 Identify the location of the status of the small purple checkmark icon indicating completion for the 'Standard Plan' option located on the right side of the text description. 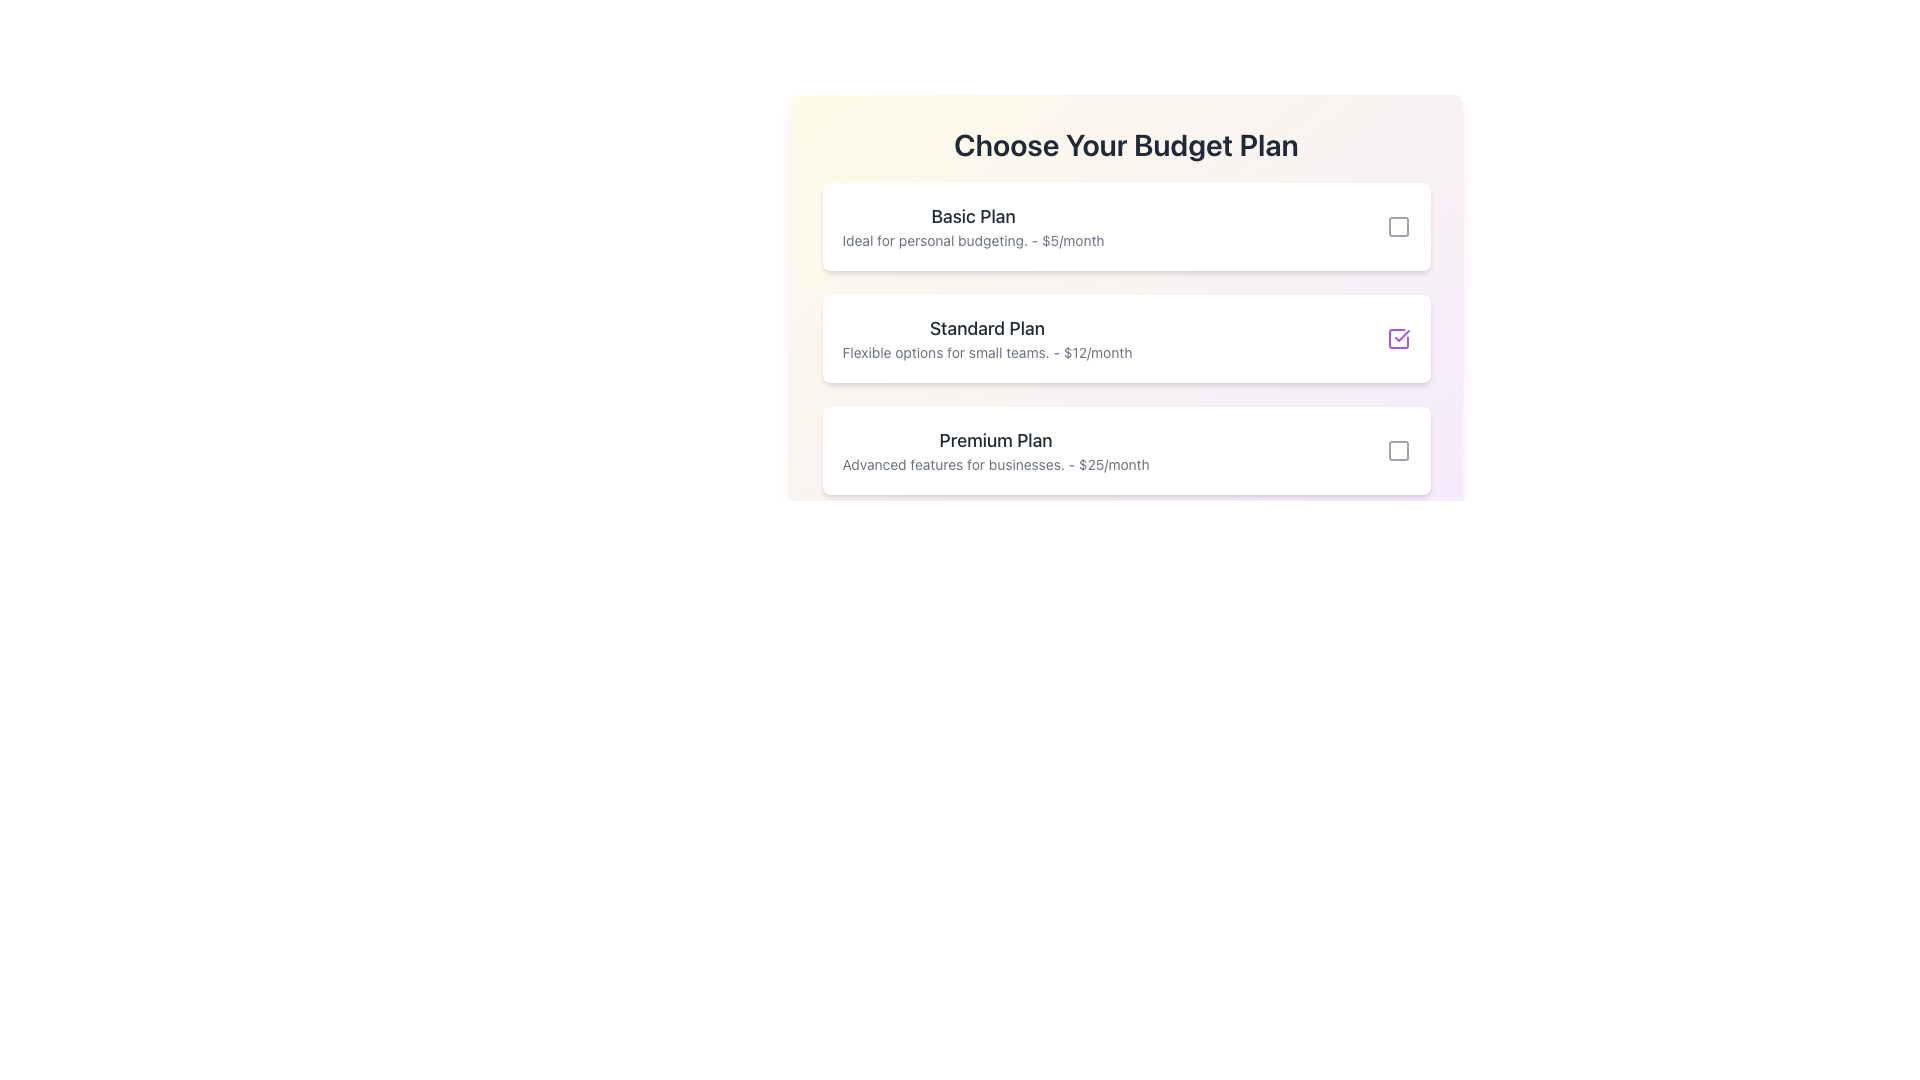
(1400, 334).